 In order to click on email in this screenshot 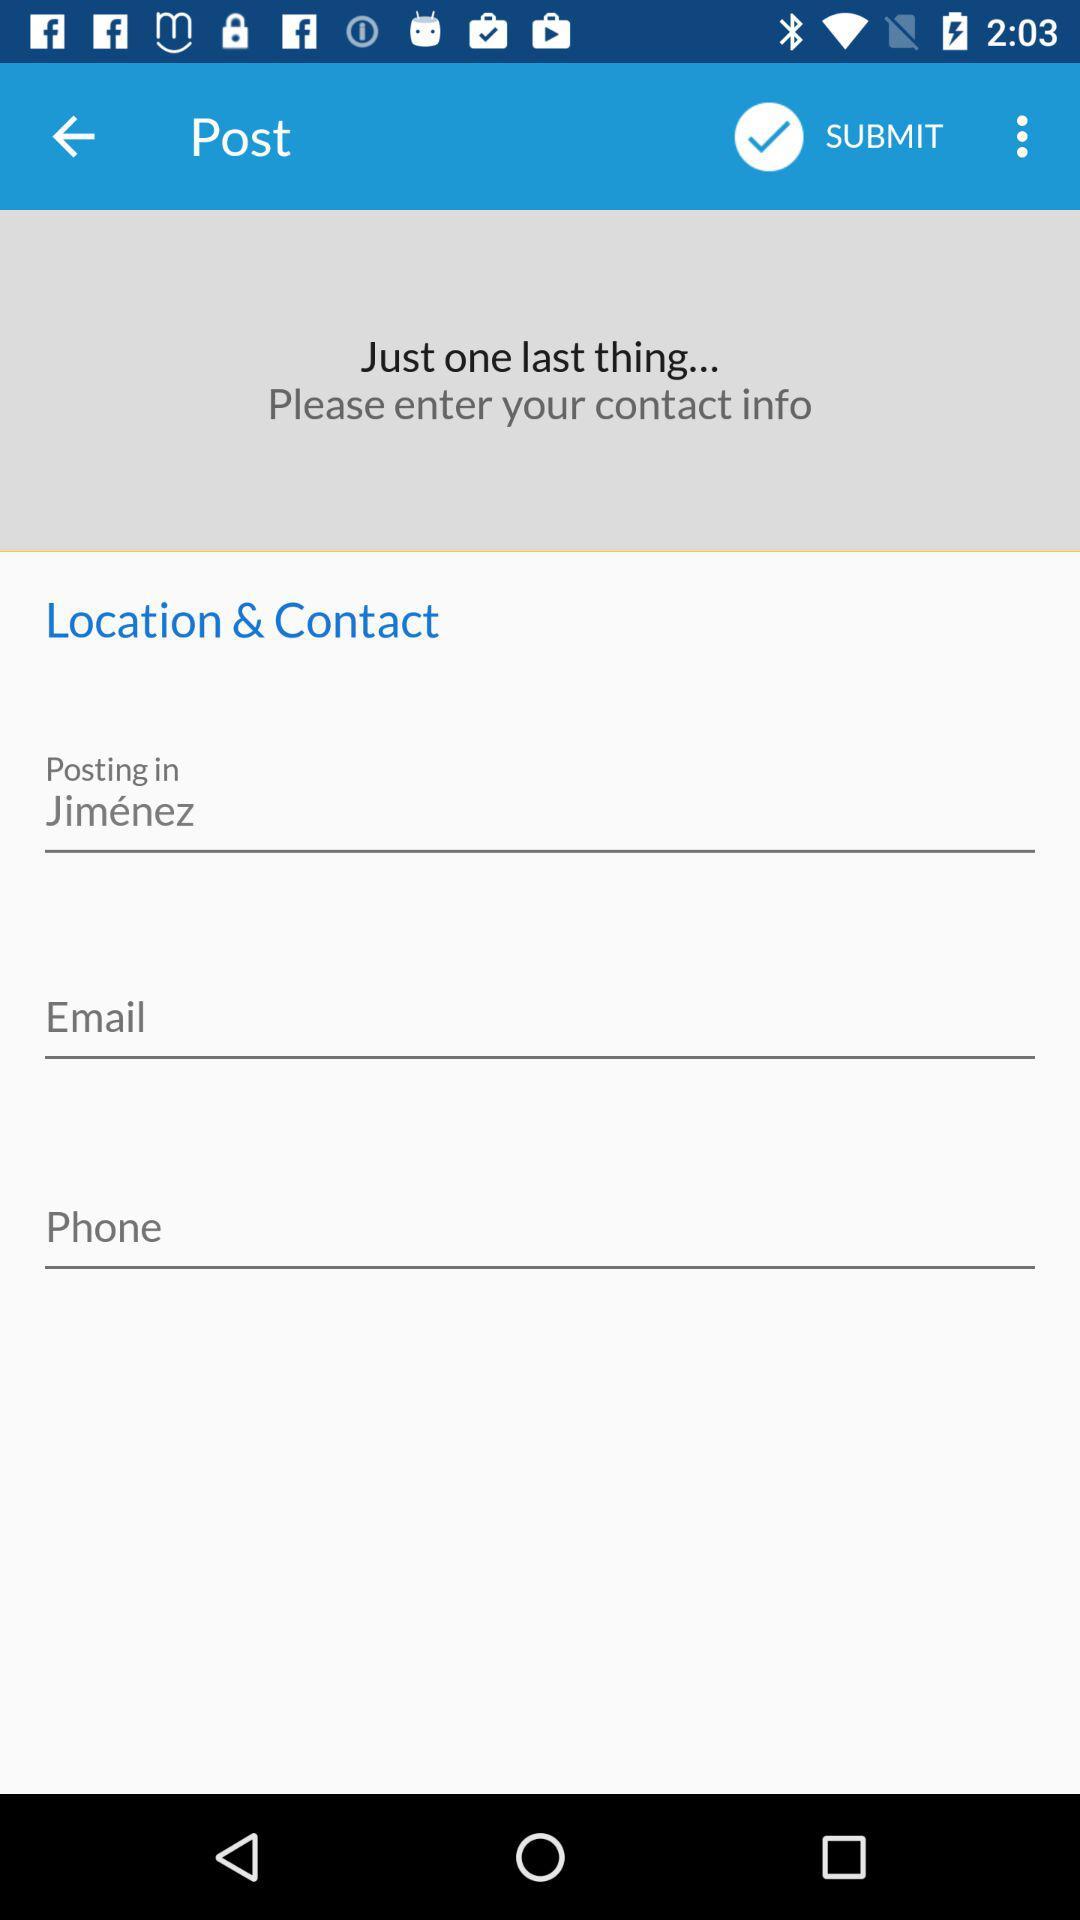, I will do `click(540, 1003)`.